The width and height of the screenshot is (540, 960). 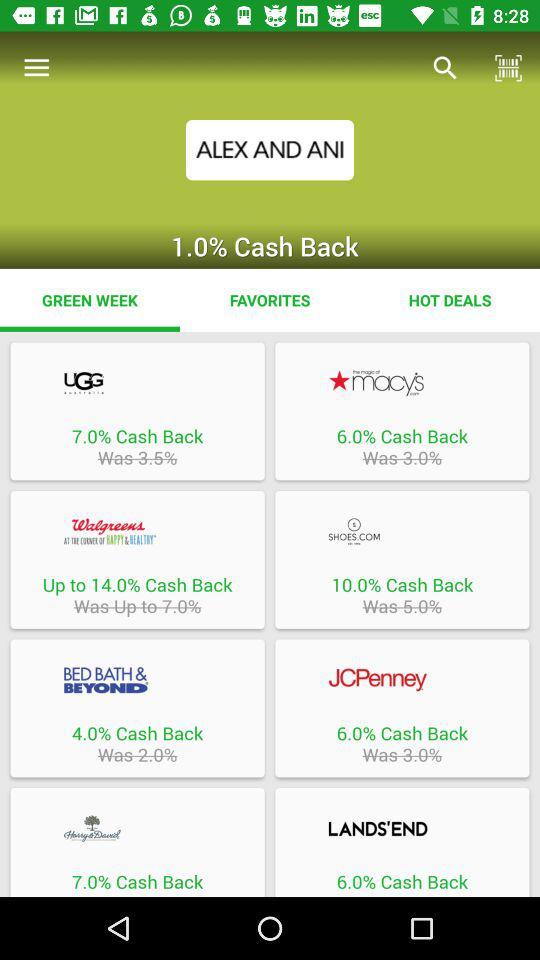 I want to click on open the specific page, so click(x=402, y=680).